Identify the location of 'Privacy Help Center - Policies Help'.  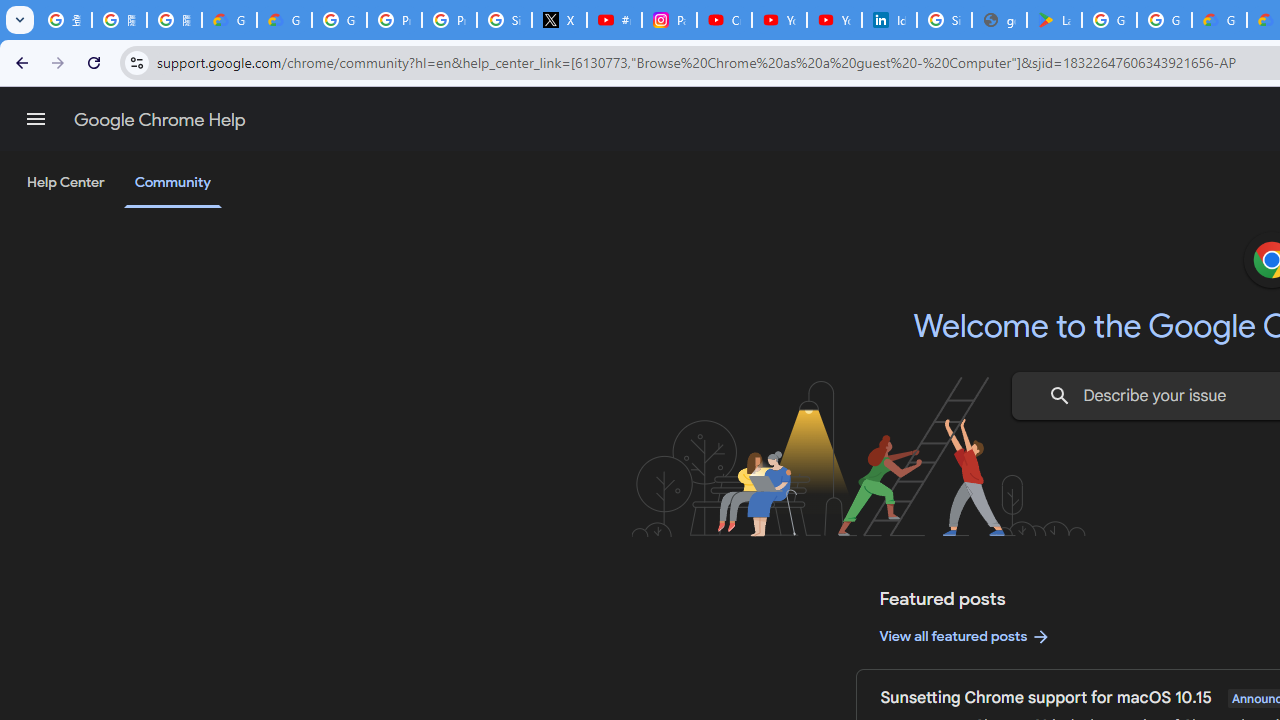
(448, 20).